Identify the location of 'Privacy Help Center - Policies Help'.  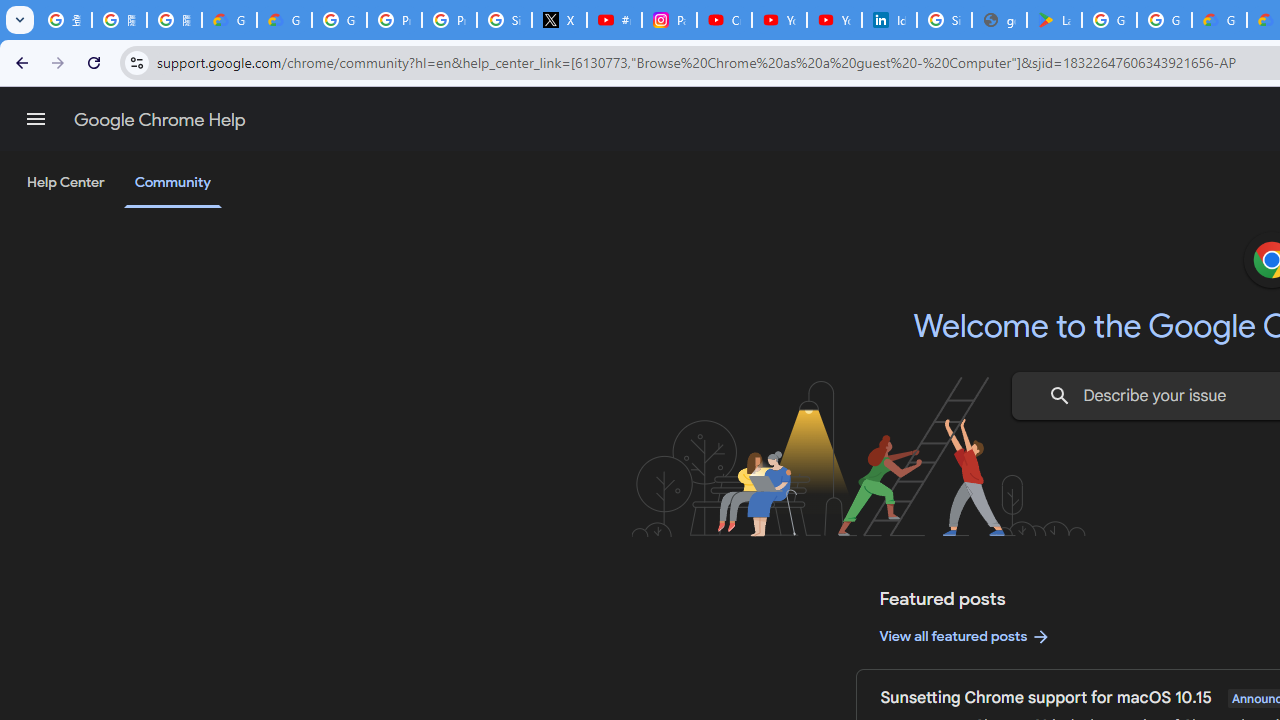
(448, 20).